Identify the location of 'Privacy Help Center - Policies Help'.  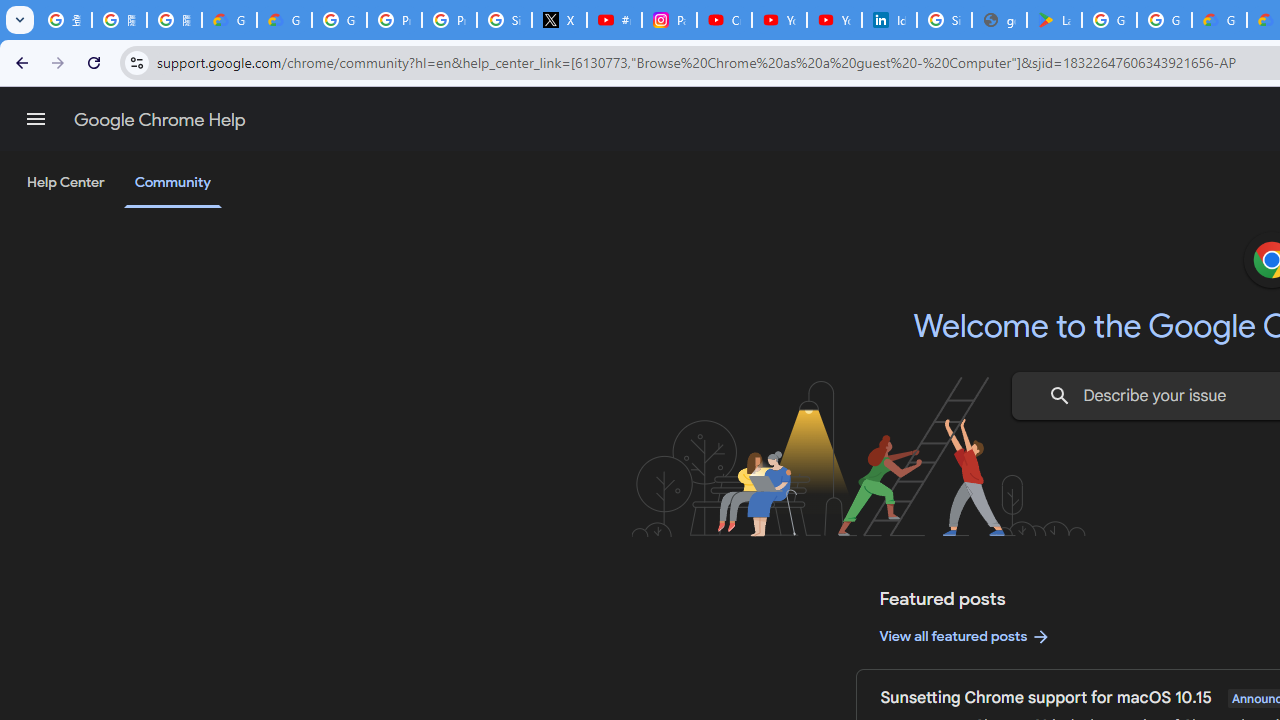
(448, 20).